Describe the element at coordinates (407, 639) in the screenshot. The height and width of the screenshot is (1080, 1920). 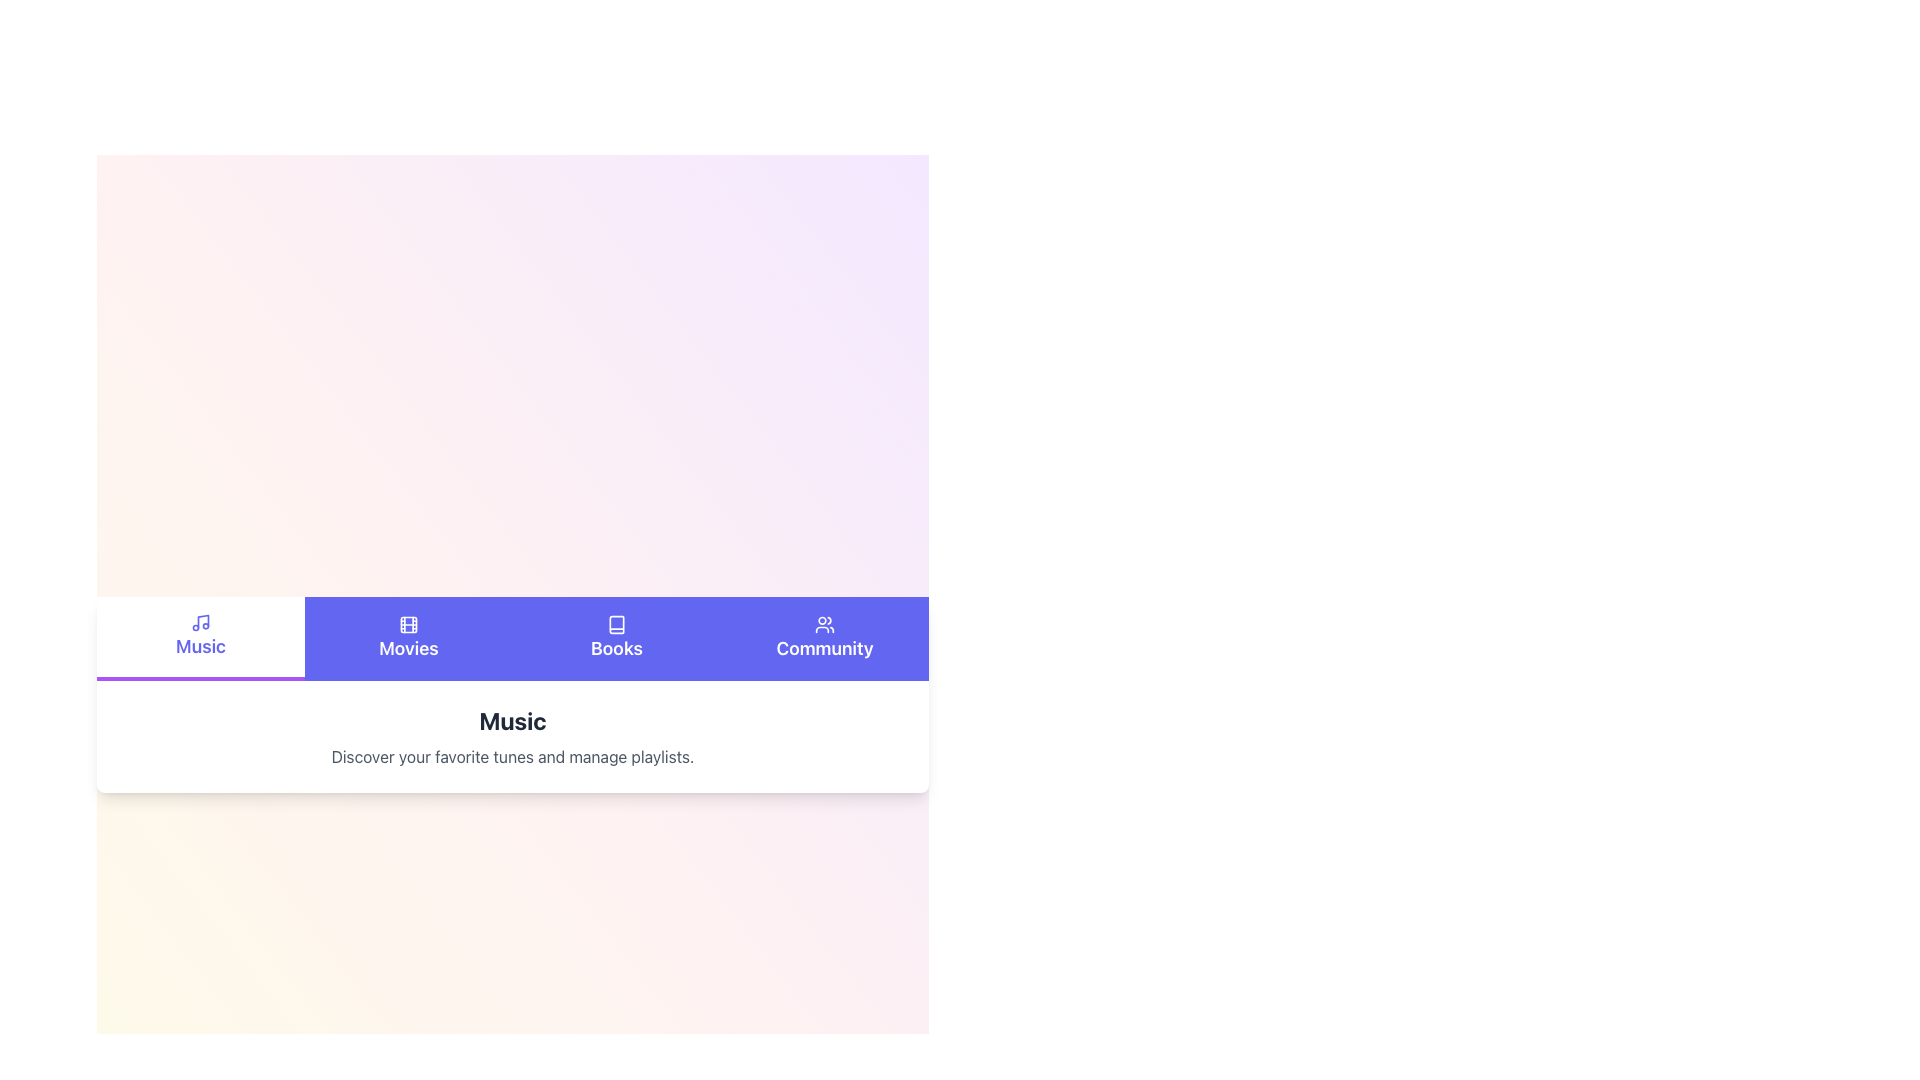
I see `the 'Movies' button, which features a film reel icon and is located in the second position of the navigation bar` at that location.